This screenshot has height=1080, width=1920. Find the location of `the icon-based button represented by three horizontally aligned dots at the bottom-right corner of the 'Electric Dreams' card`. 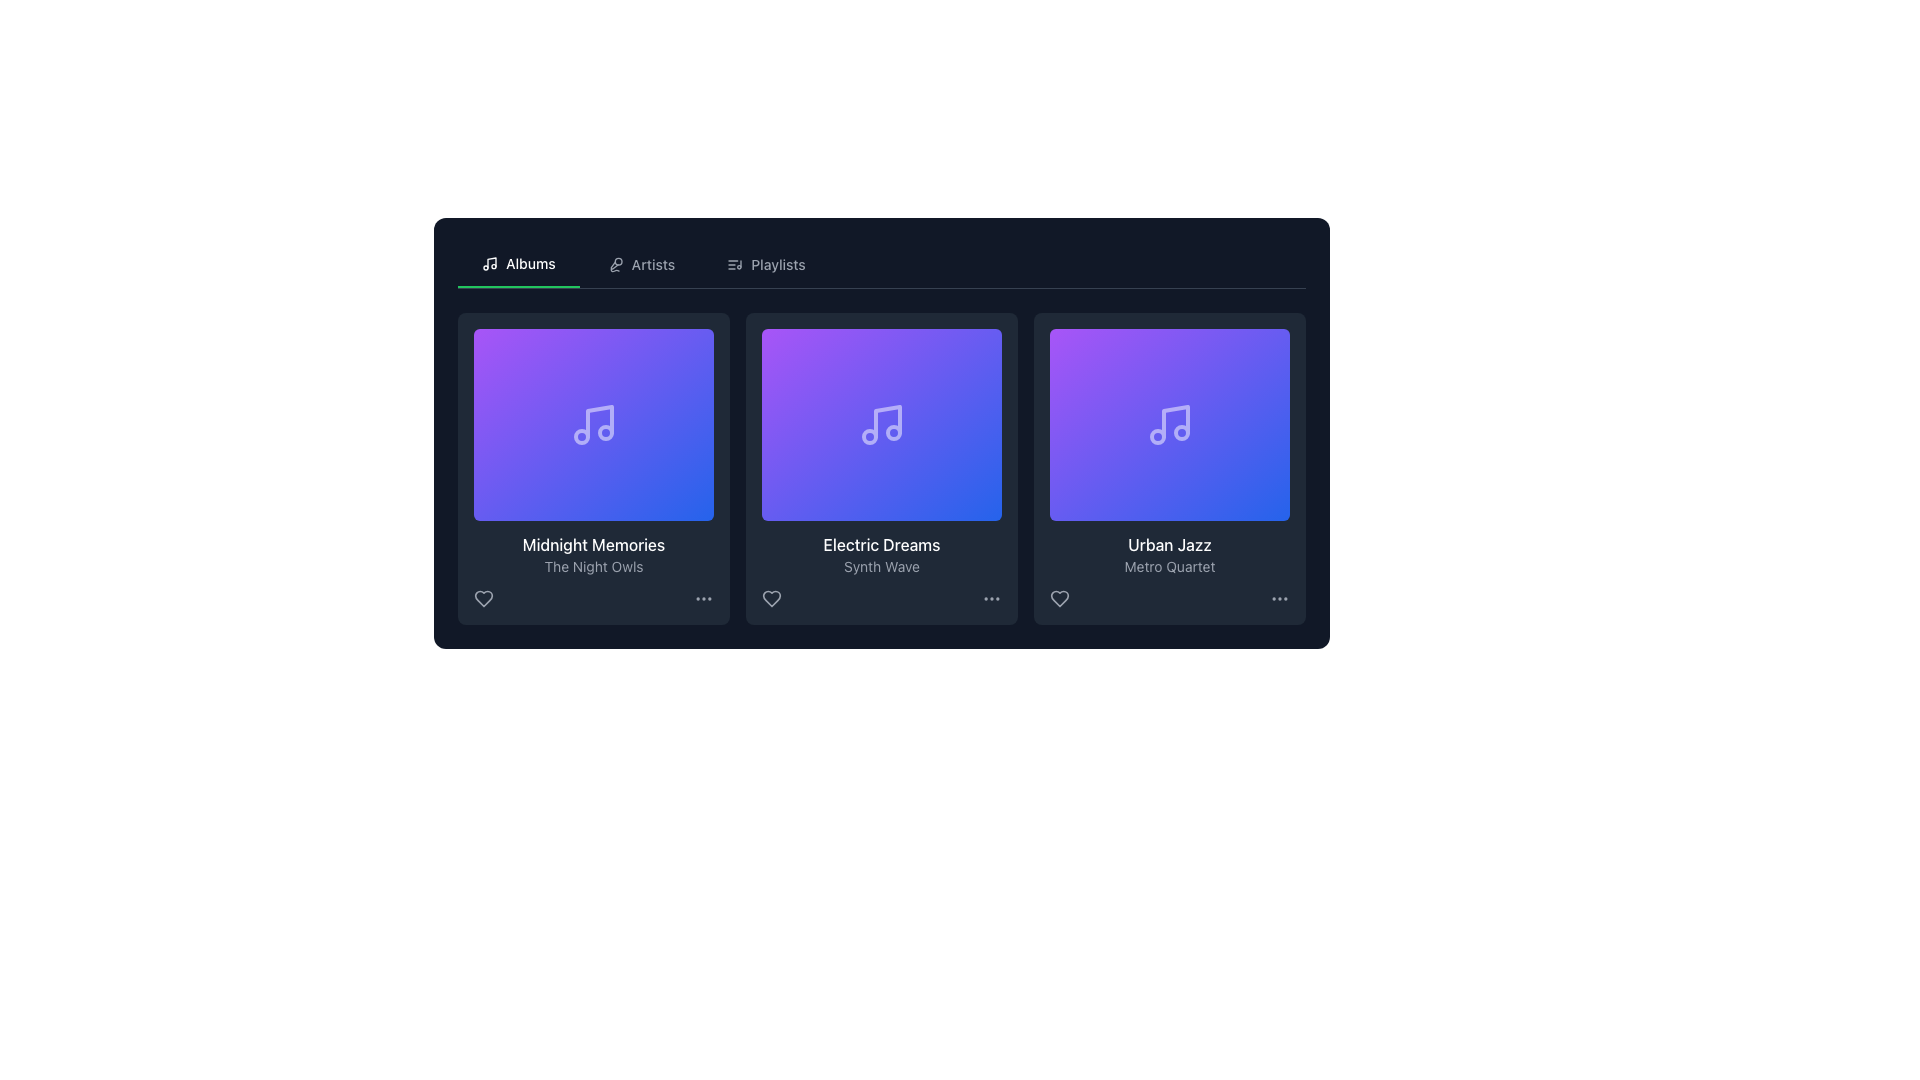

the icon-based button represented by three horizontally aligned dots at the bottom-right corner of the 'Electric Dreams' card is located at coordinates (992, 597).